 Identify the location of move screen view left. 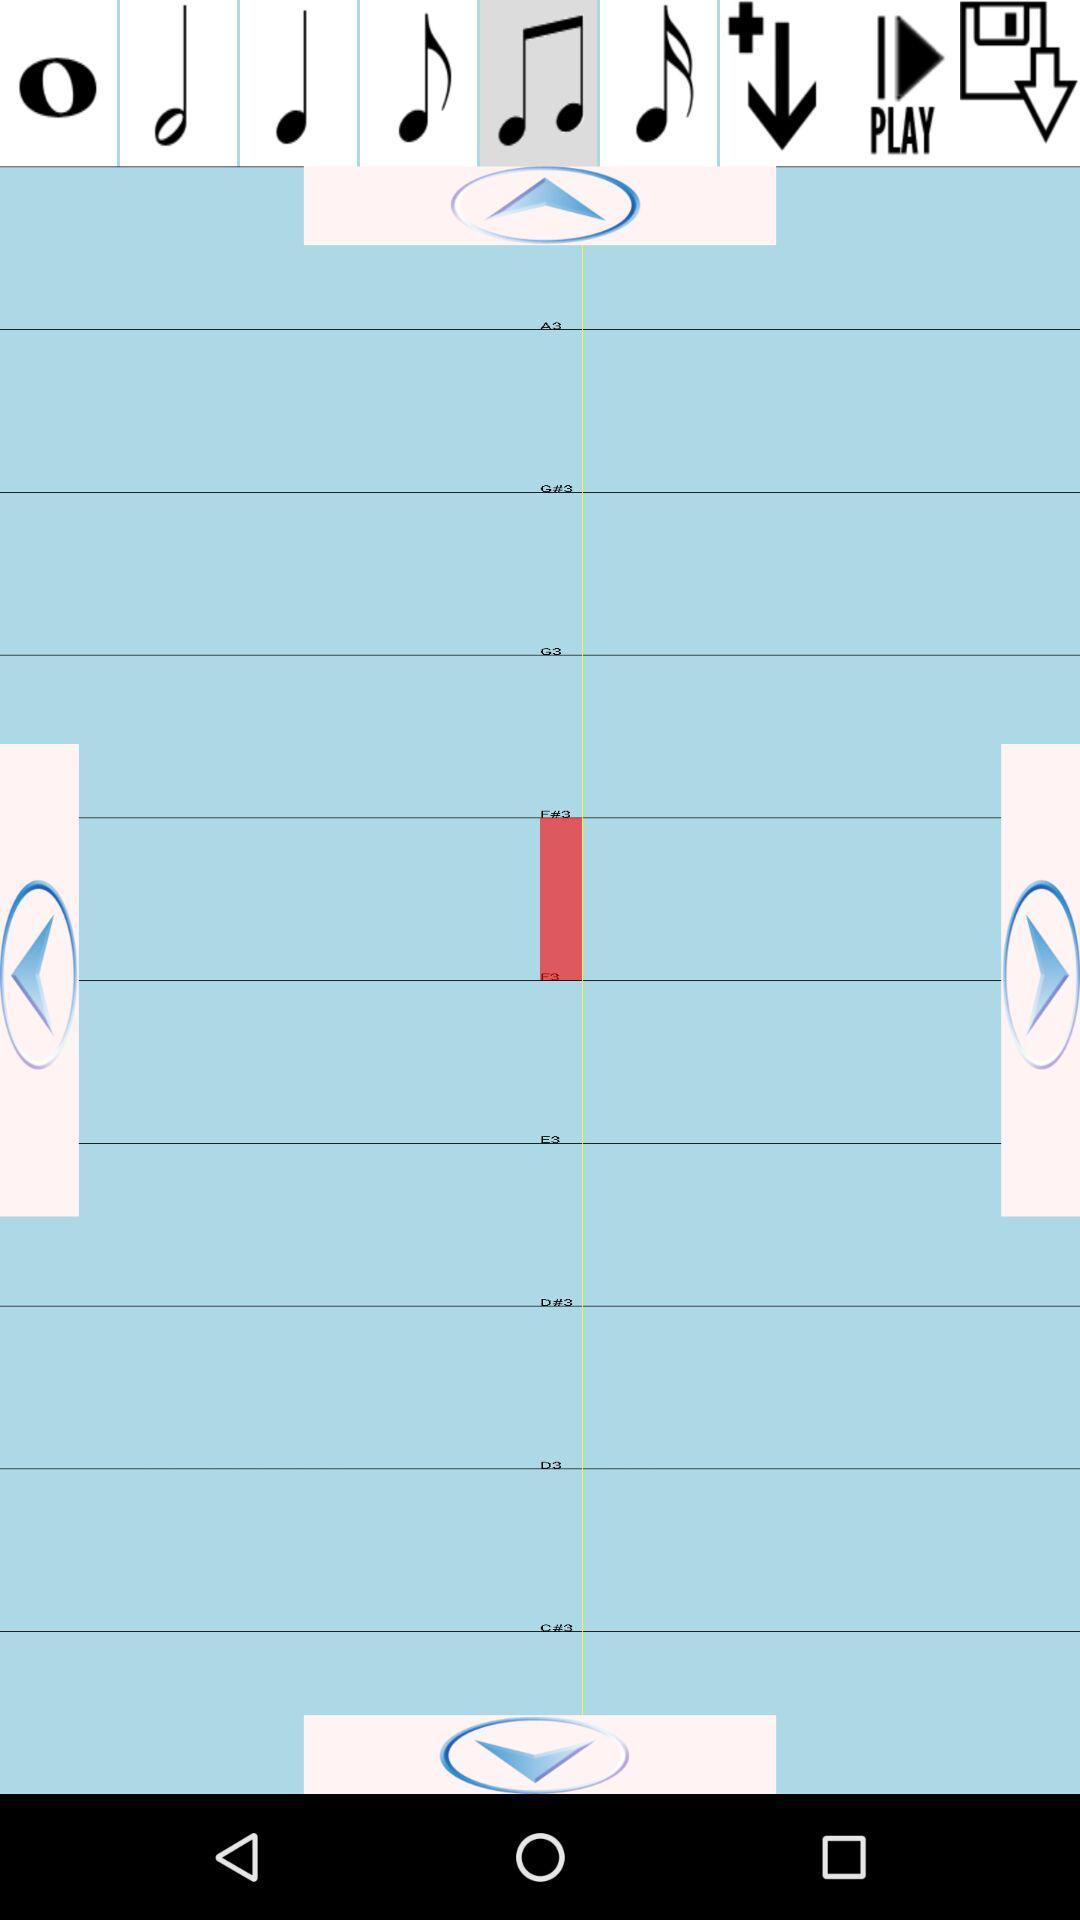
(39, 980).